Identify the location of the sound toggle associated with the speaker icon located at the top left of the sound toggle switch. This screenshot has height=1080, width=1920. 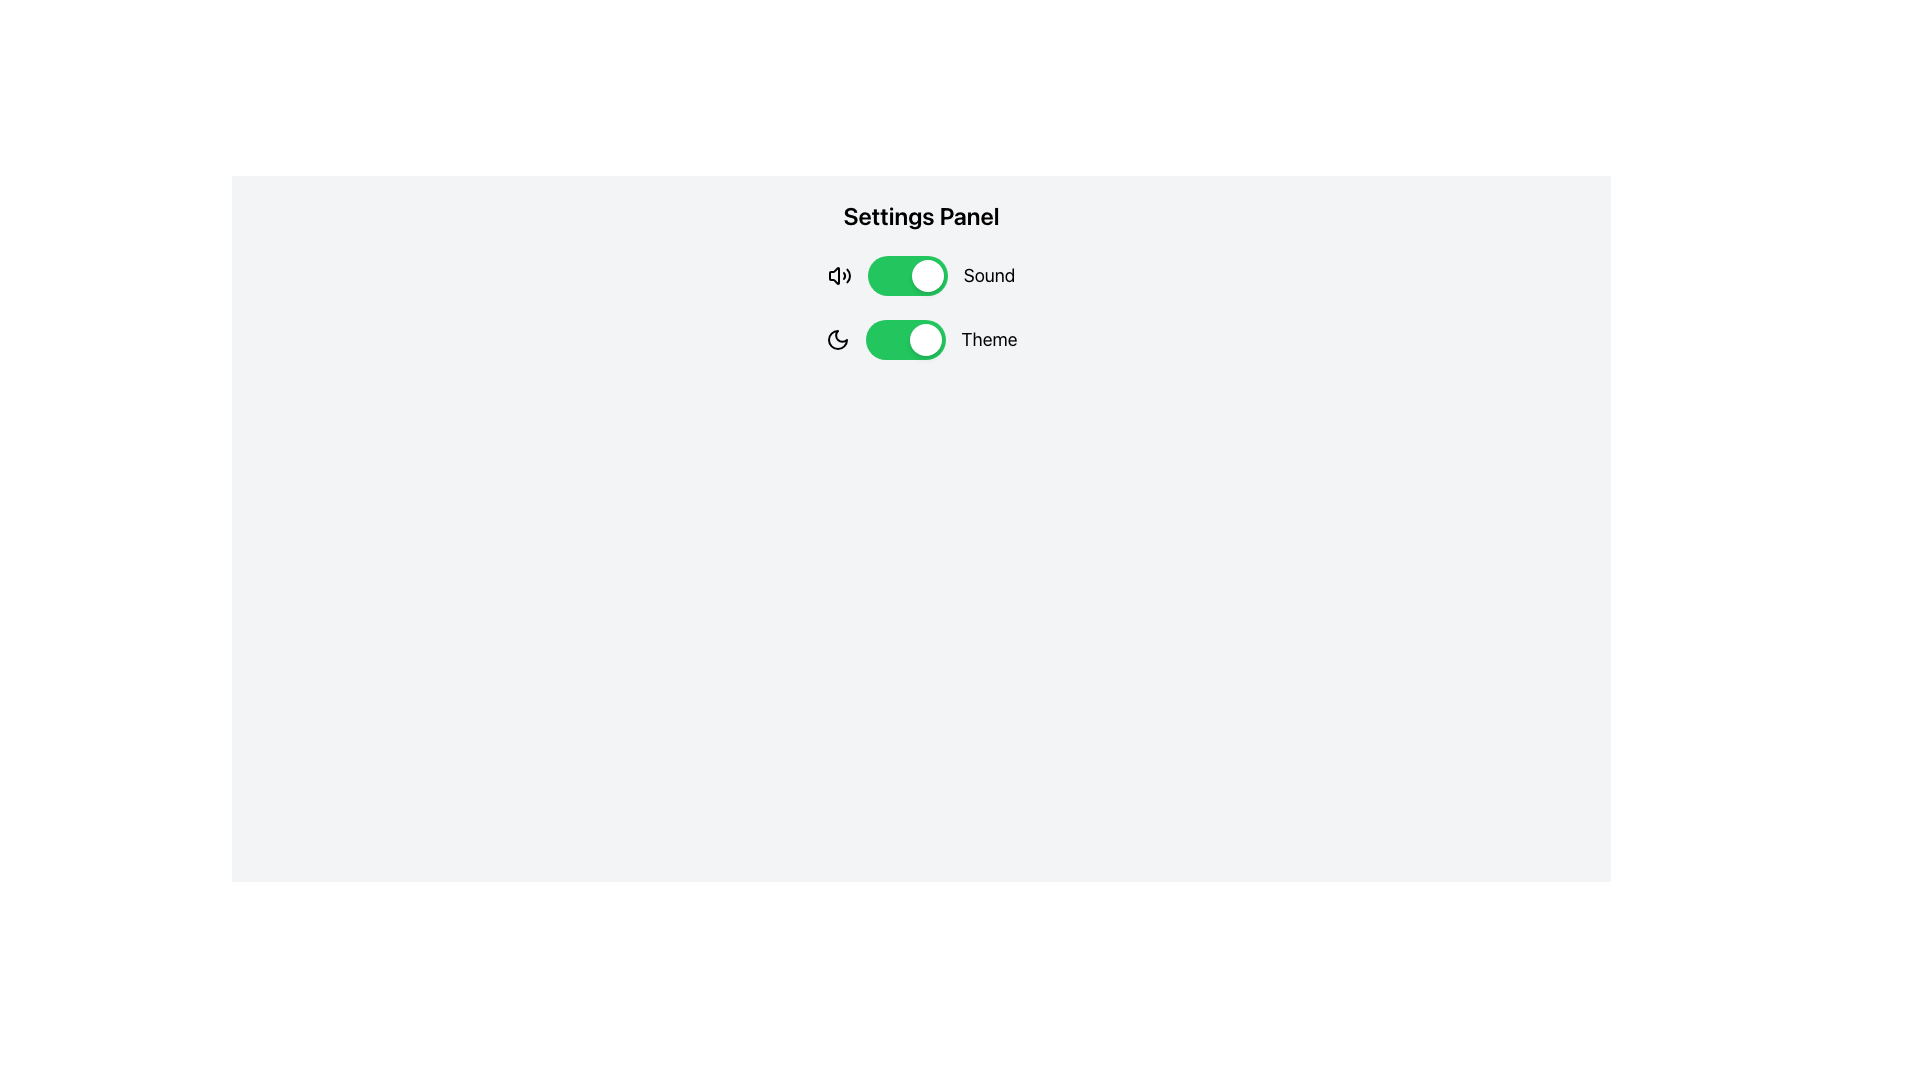
(834, 276).